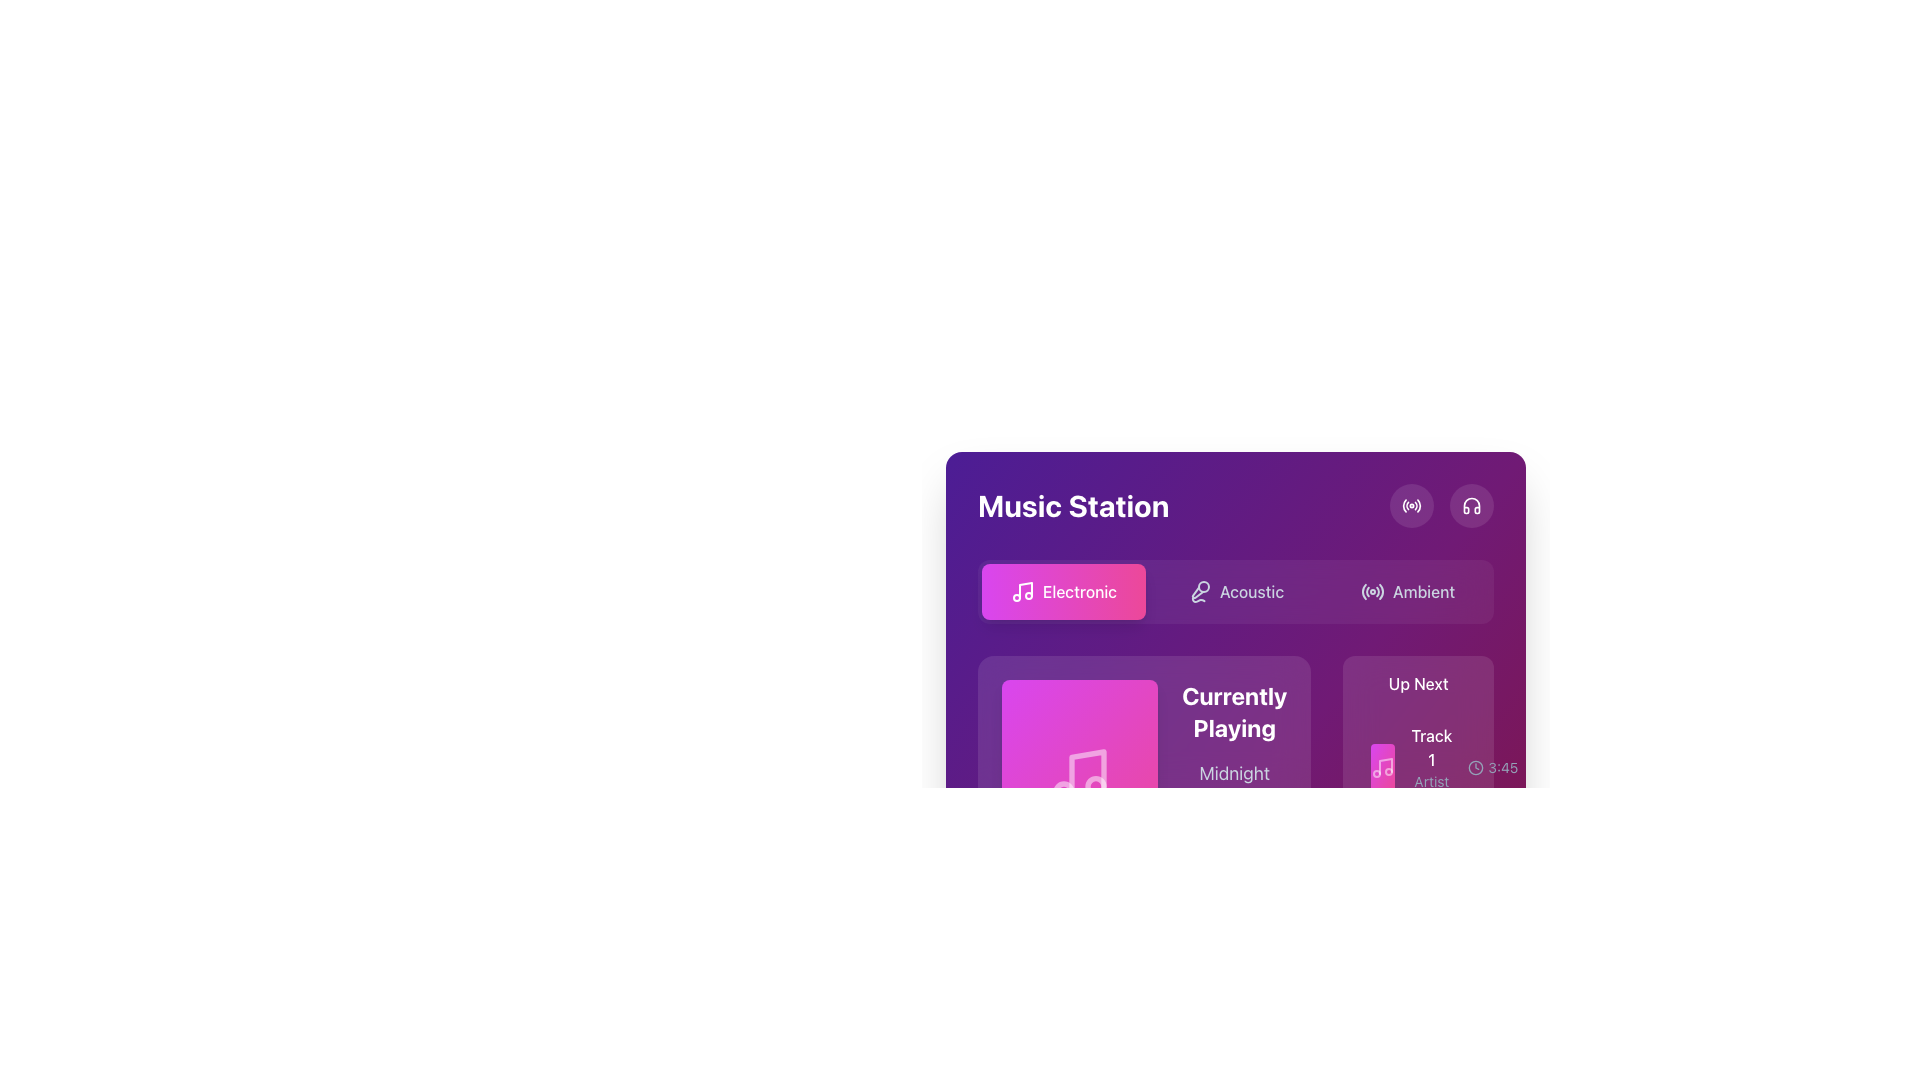 The width and height of the screenshot is (1920, 1080). Describe the element at coordinates (1095, 785) in the screenshot. I see `the small hollow circle SVG element located in the bottom-right quadrant of its containing SVG group` at that location.